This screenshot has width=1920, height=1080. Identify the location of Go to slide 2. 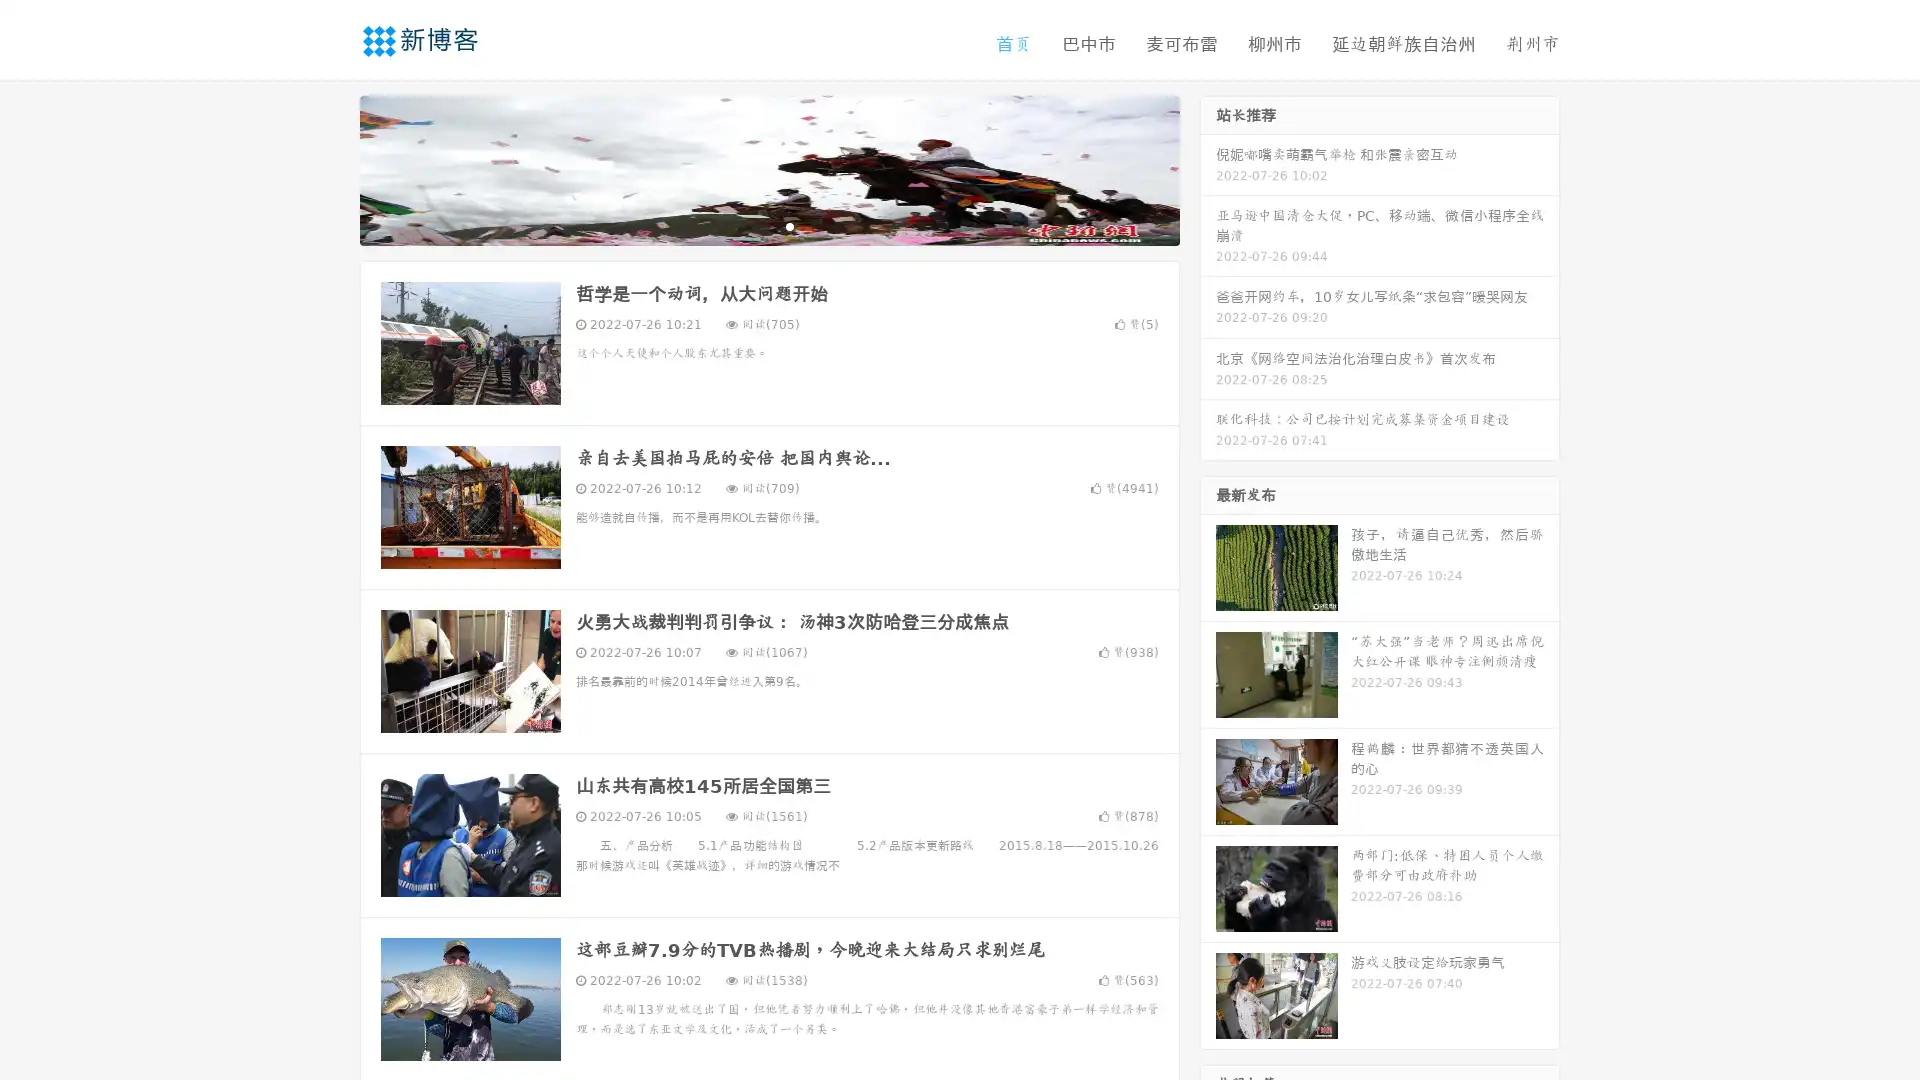
(768, 225).